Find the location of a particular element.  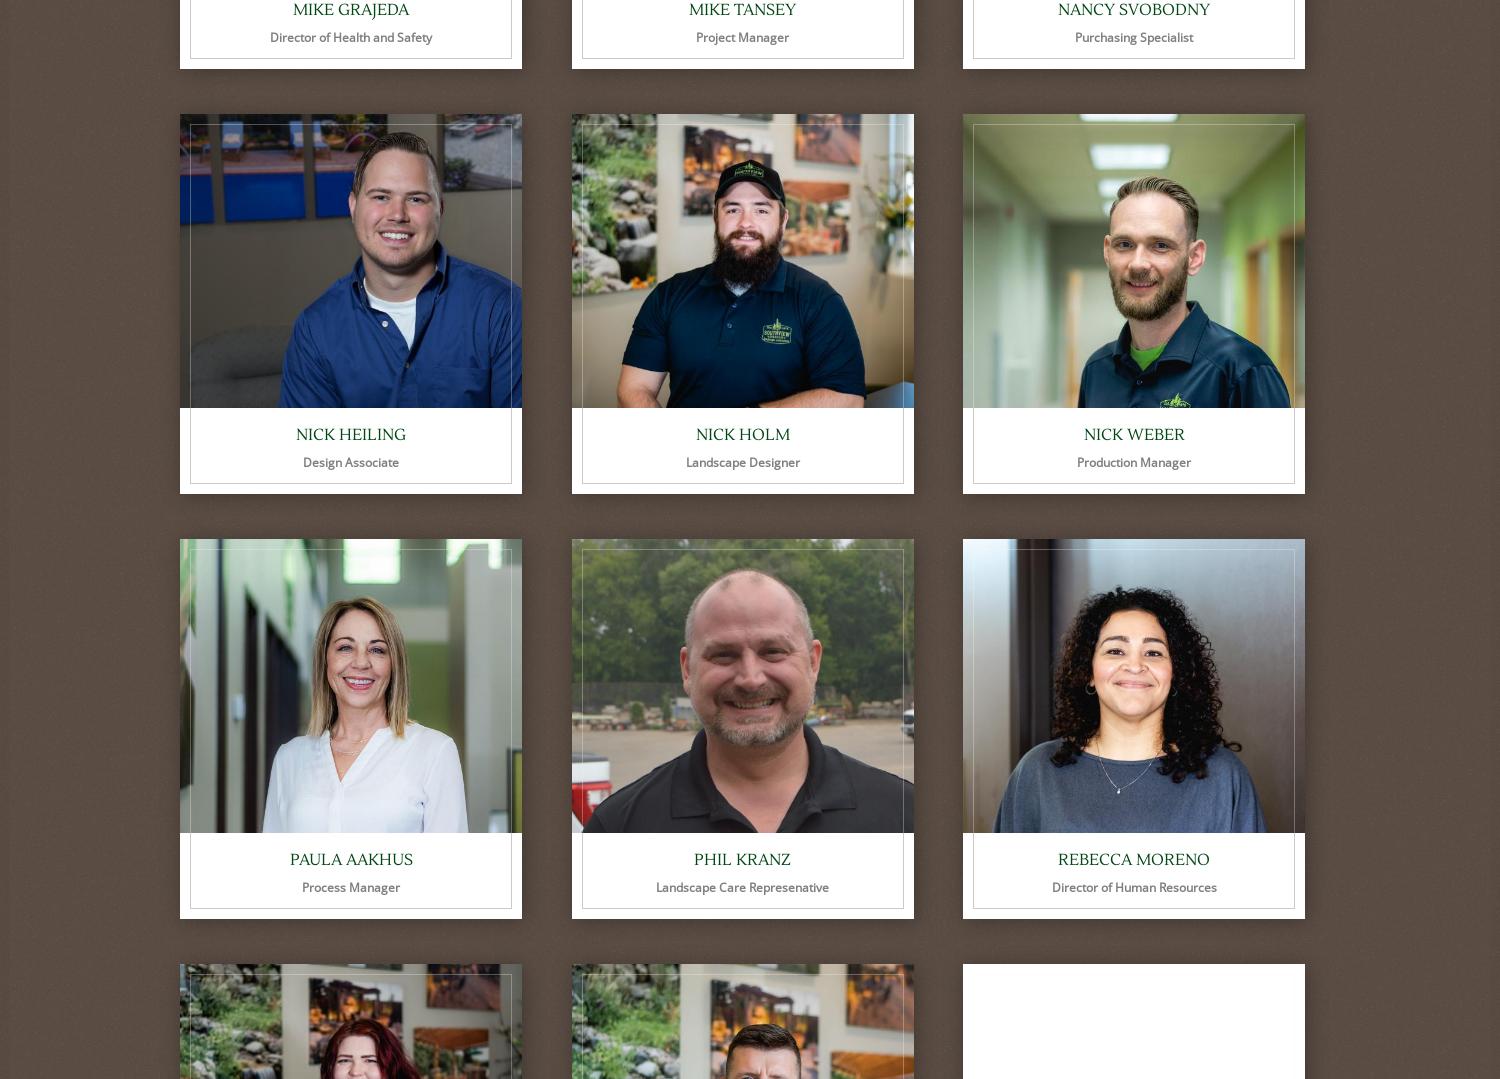

'Rebecca Moreno' is located at coordinates (1134, 859).